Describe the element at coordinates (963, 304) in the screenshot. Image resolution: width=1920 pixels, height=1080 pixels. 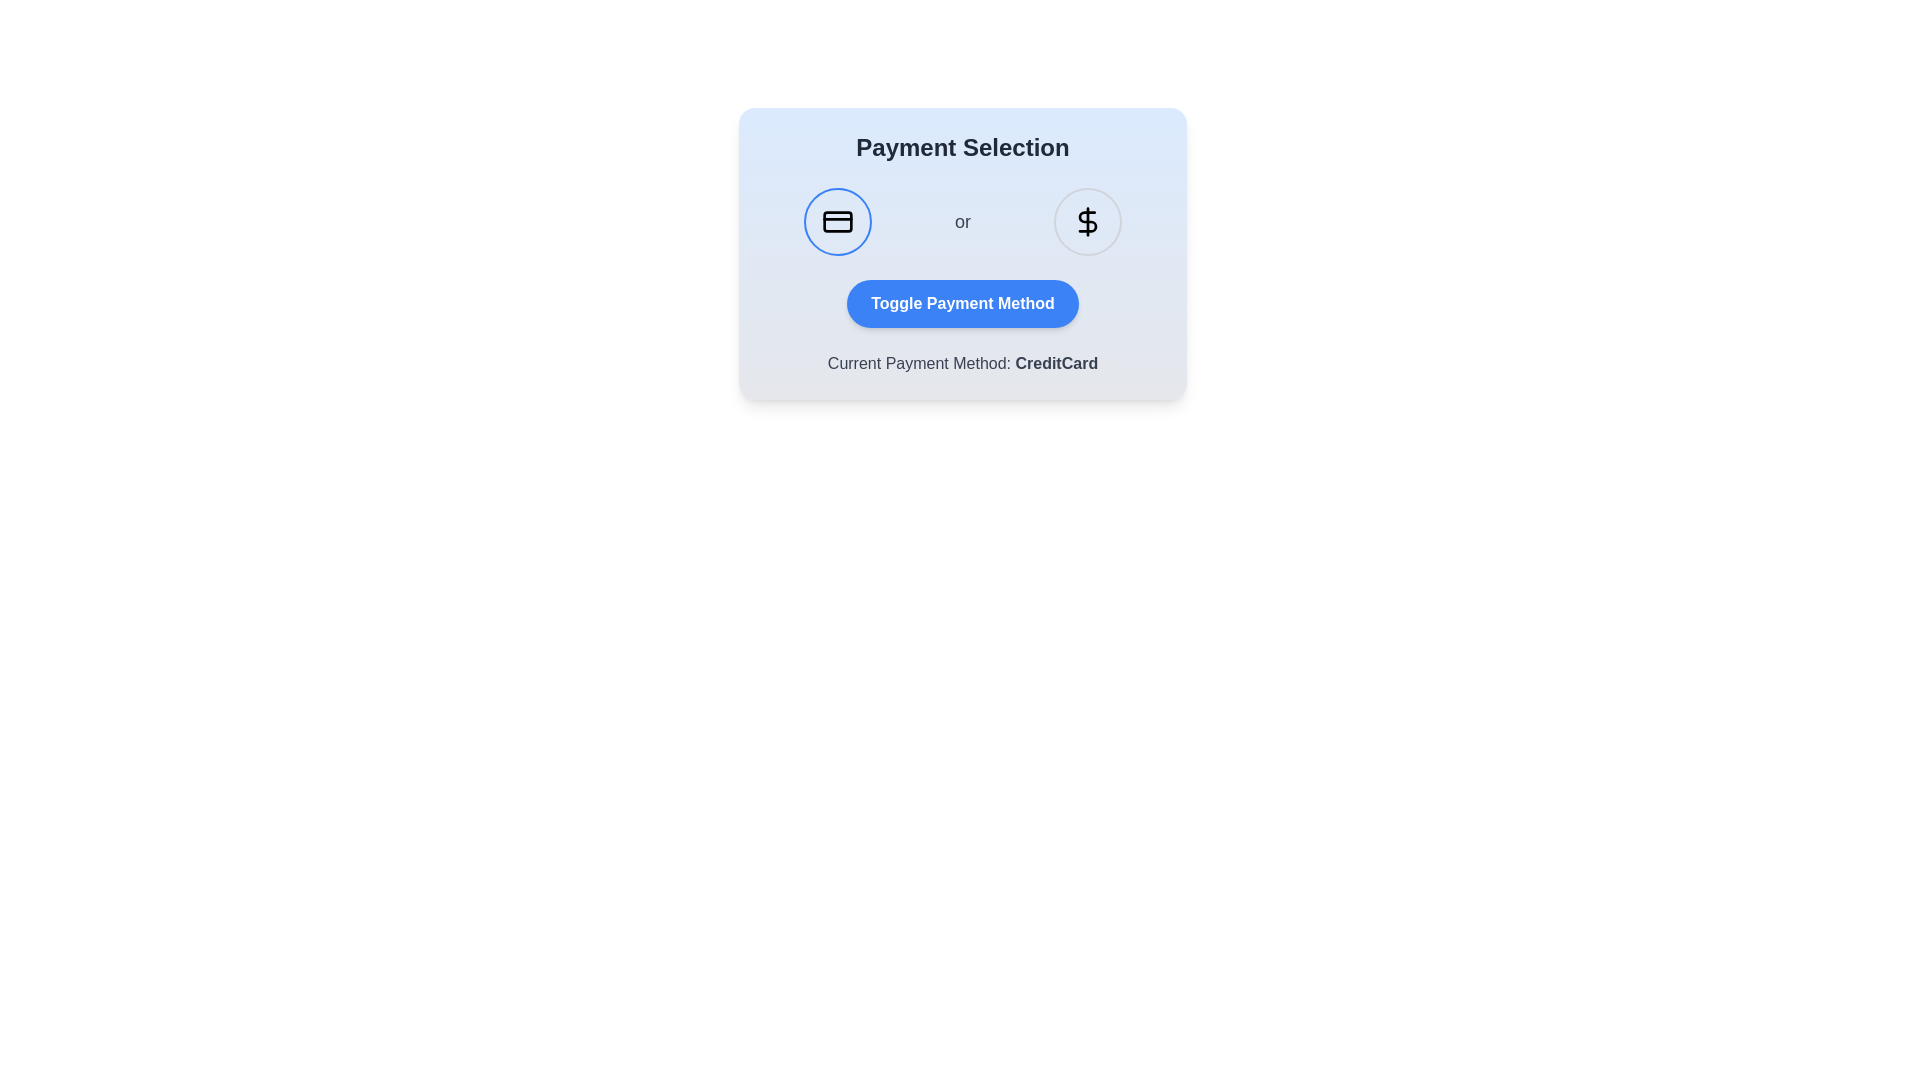
I see `the blue button labeled 'Toggle Payment Method'` at that location.